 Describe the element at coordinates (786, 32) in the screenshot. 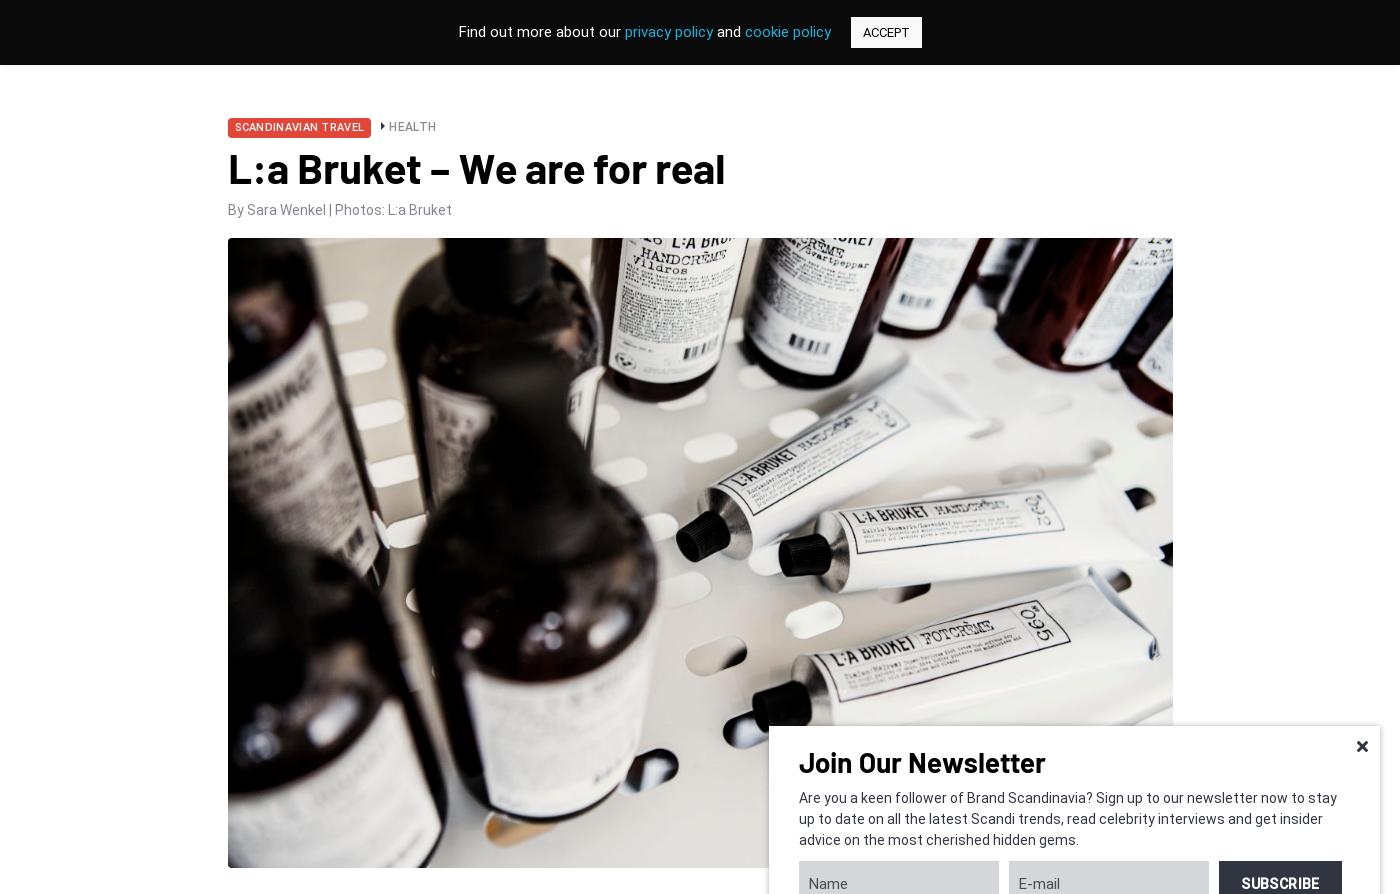

I see `'cookie policy'` at that location.